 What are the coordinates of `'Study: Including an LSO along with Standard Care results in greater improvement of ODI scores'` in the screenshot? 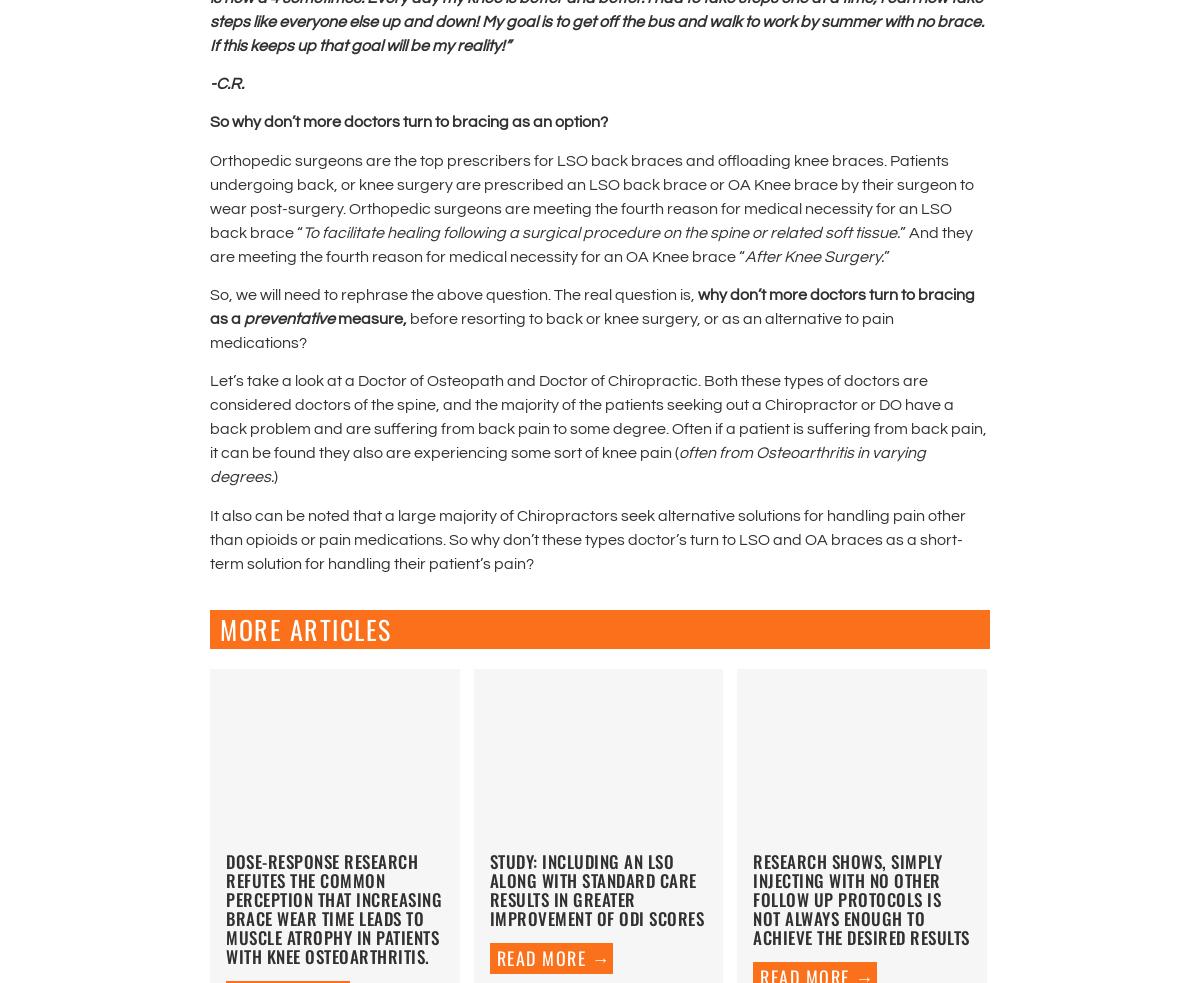 It's located at (595, 890).